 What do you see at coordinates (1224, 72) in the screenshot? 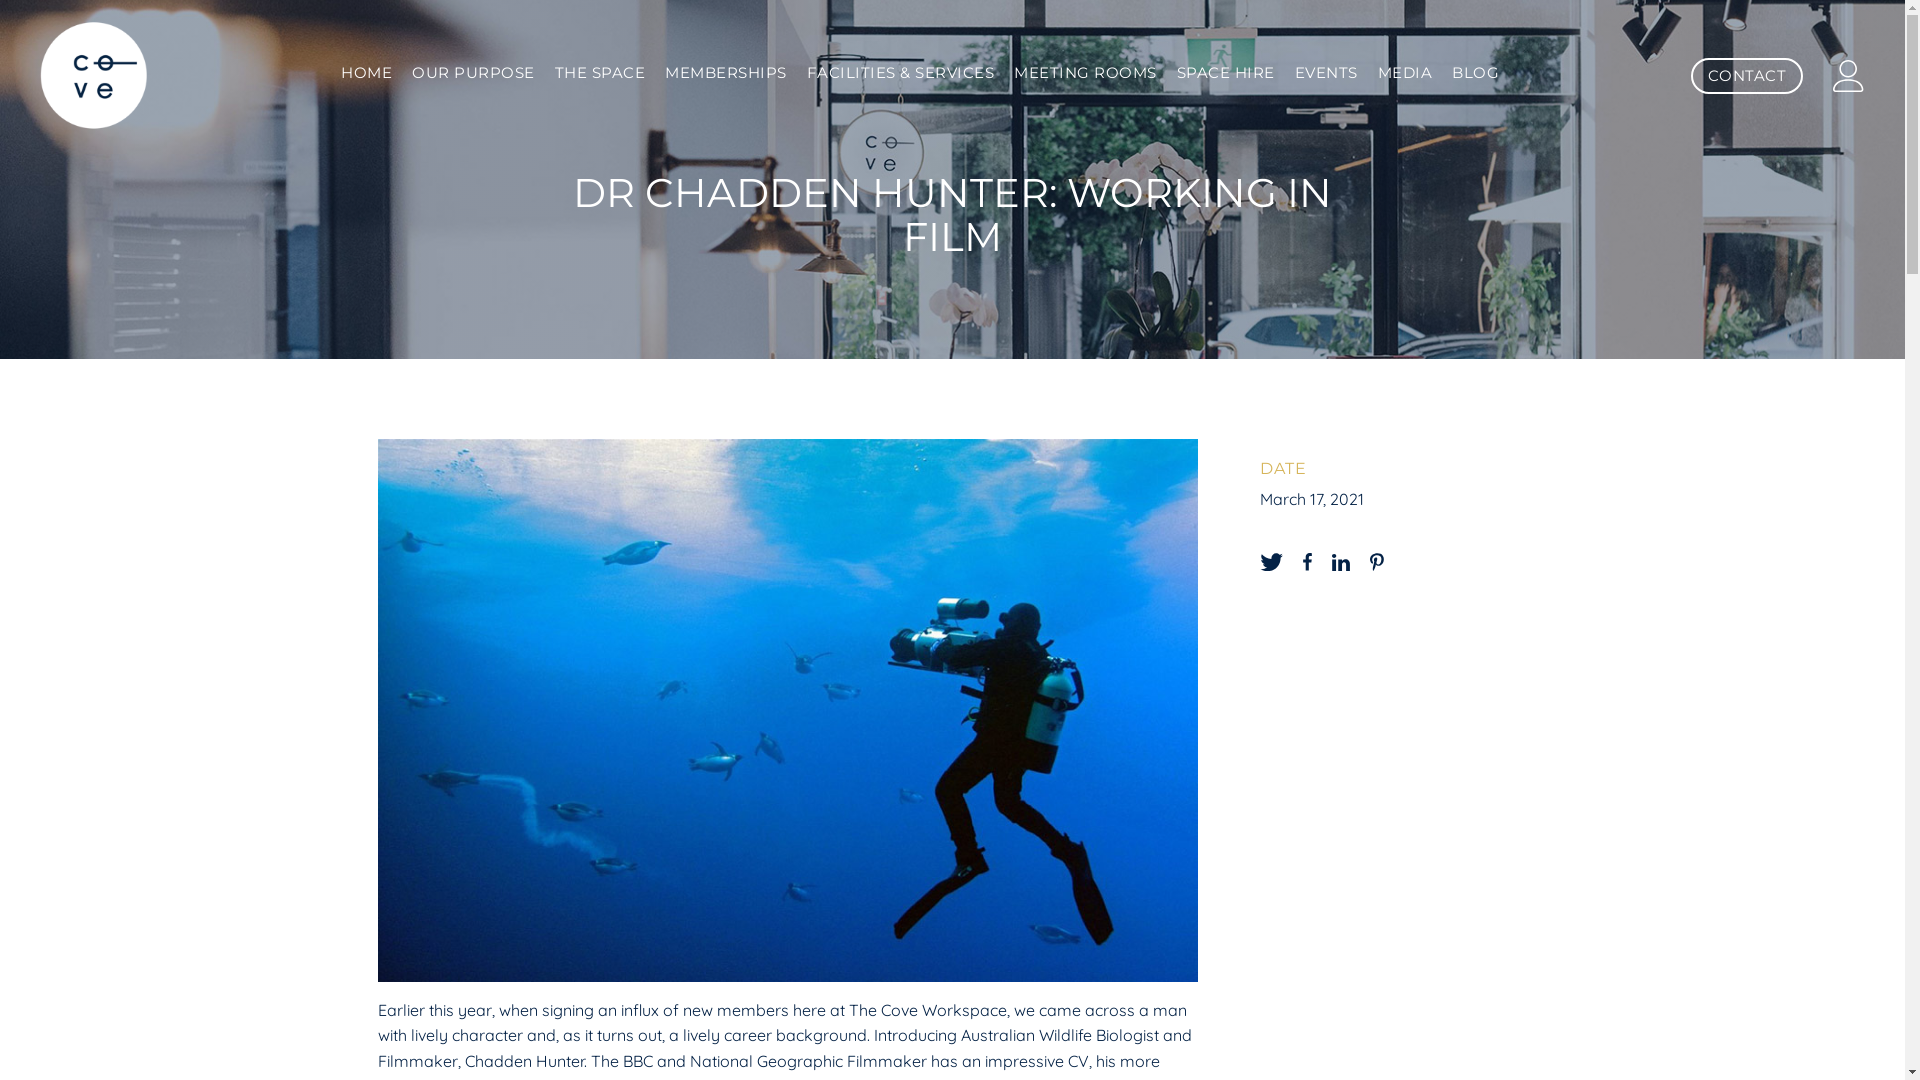
I see `'SPACE HIRE'` at bounding box center [1224, 72].